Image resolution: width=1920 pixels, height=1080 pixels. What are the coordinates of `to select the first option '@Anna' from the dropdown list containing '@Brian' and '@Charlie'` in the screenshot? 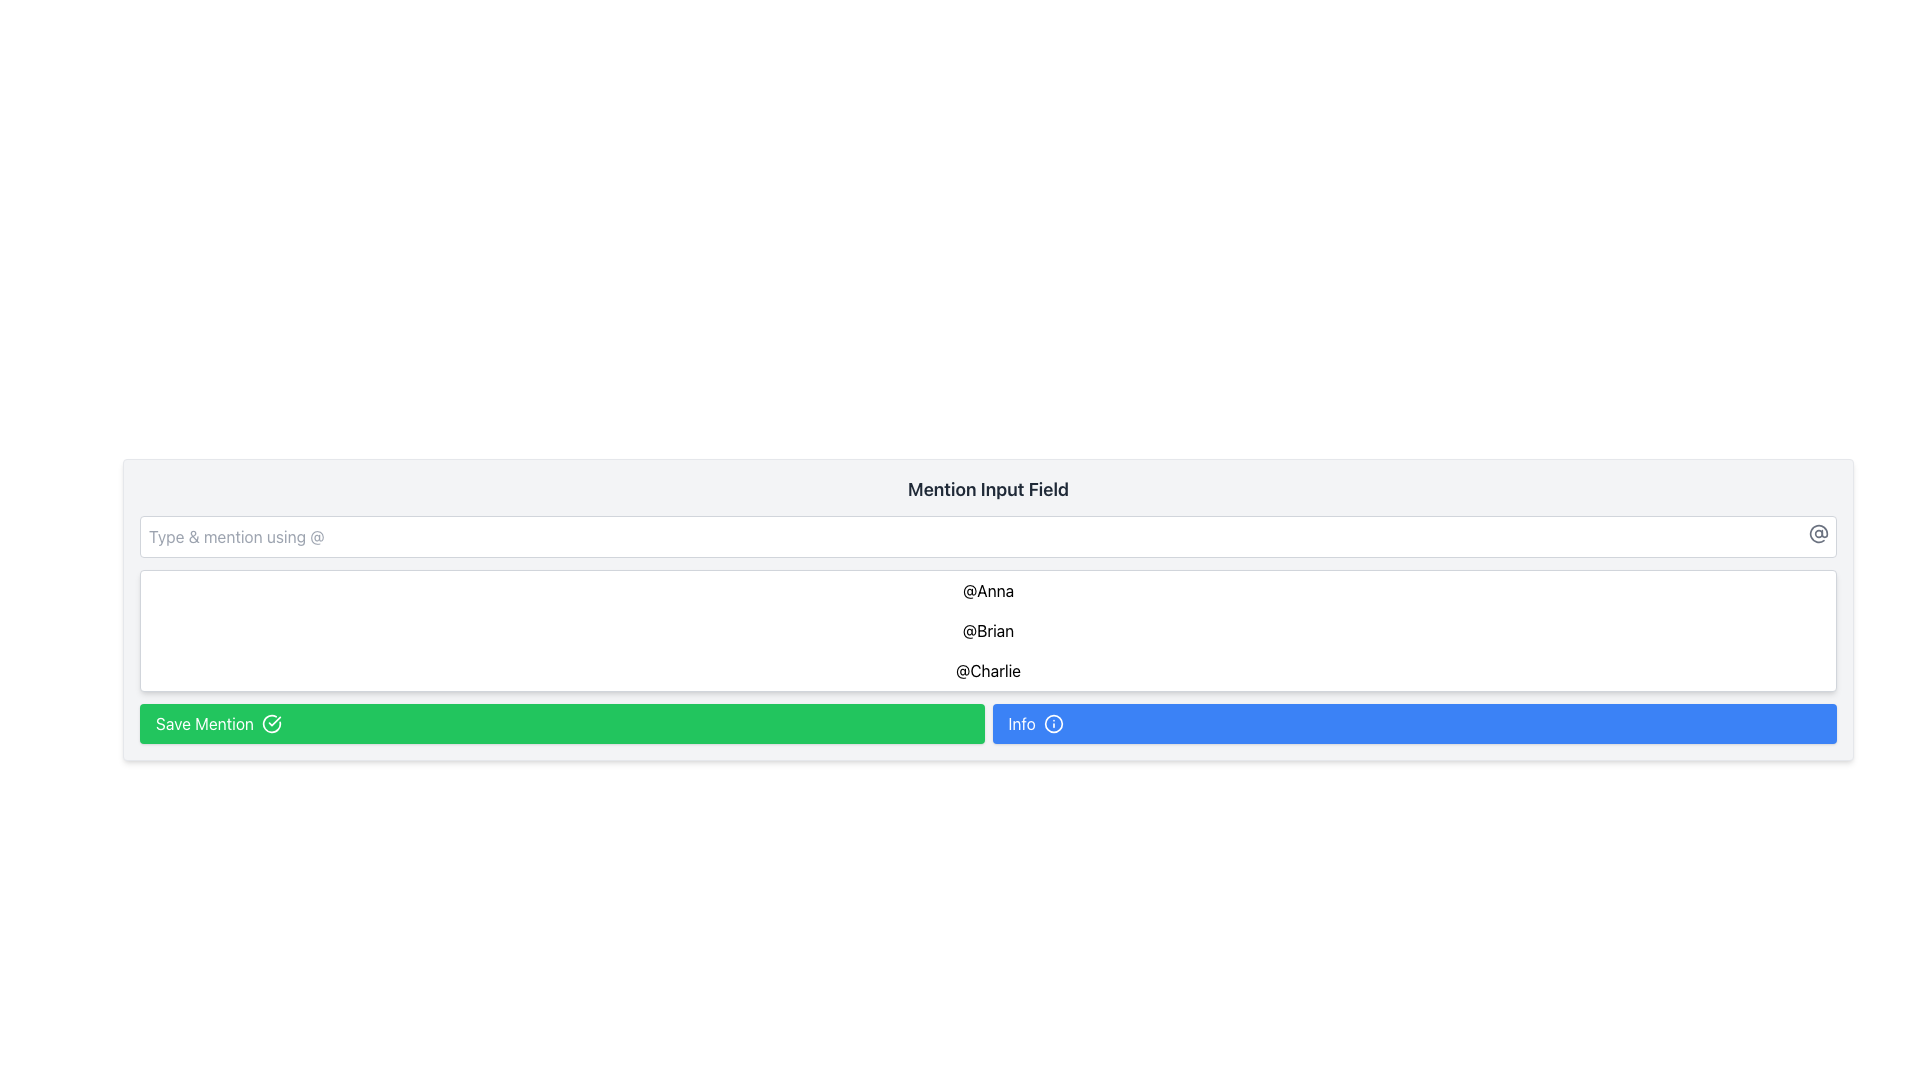 It's located at (988, 589).